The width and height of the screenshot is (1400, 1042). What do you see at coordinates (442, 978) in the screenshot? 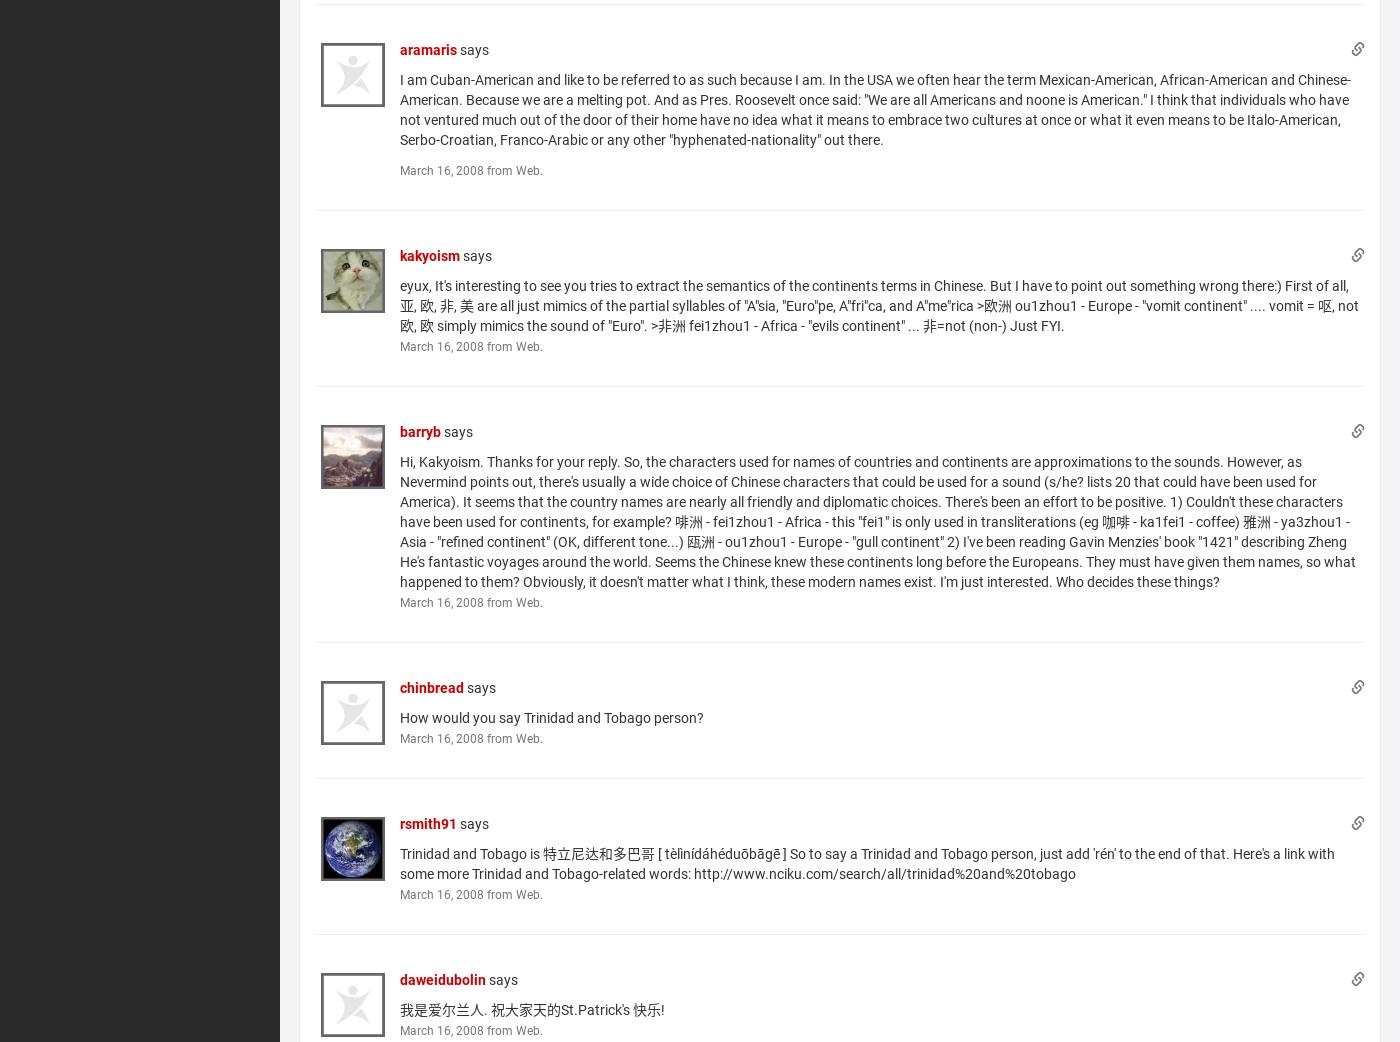
I see `'daweidubolin'` at bounding box center [442, 978].